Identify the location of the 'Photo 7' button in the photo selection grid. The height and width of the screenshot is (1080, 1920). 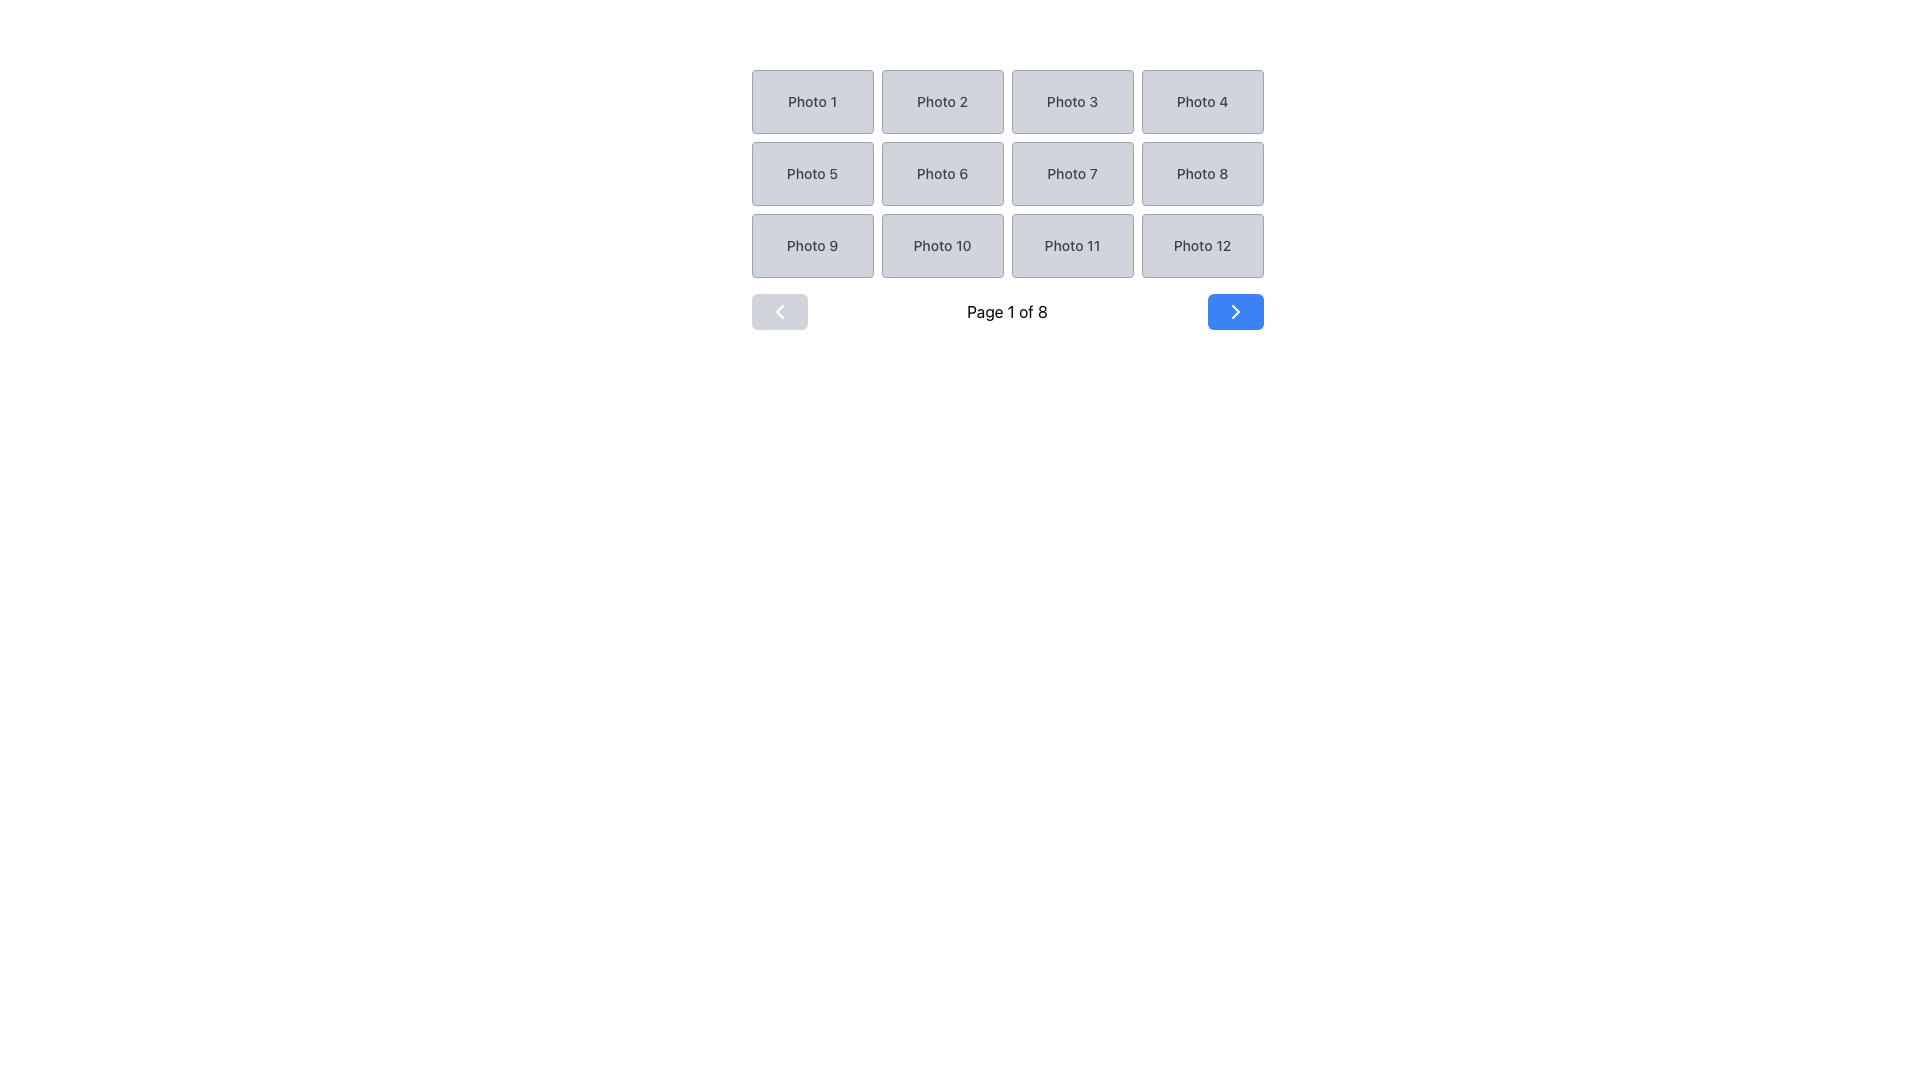
(1071, 172).